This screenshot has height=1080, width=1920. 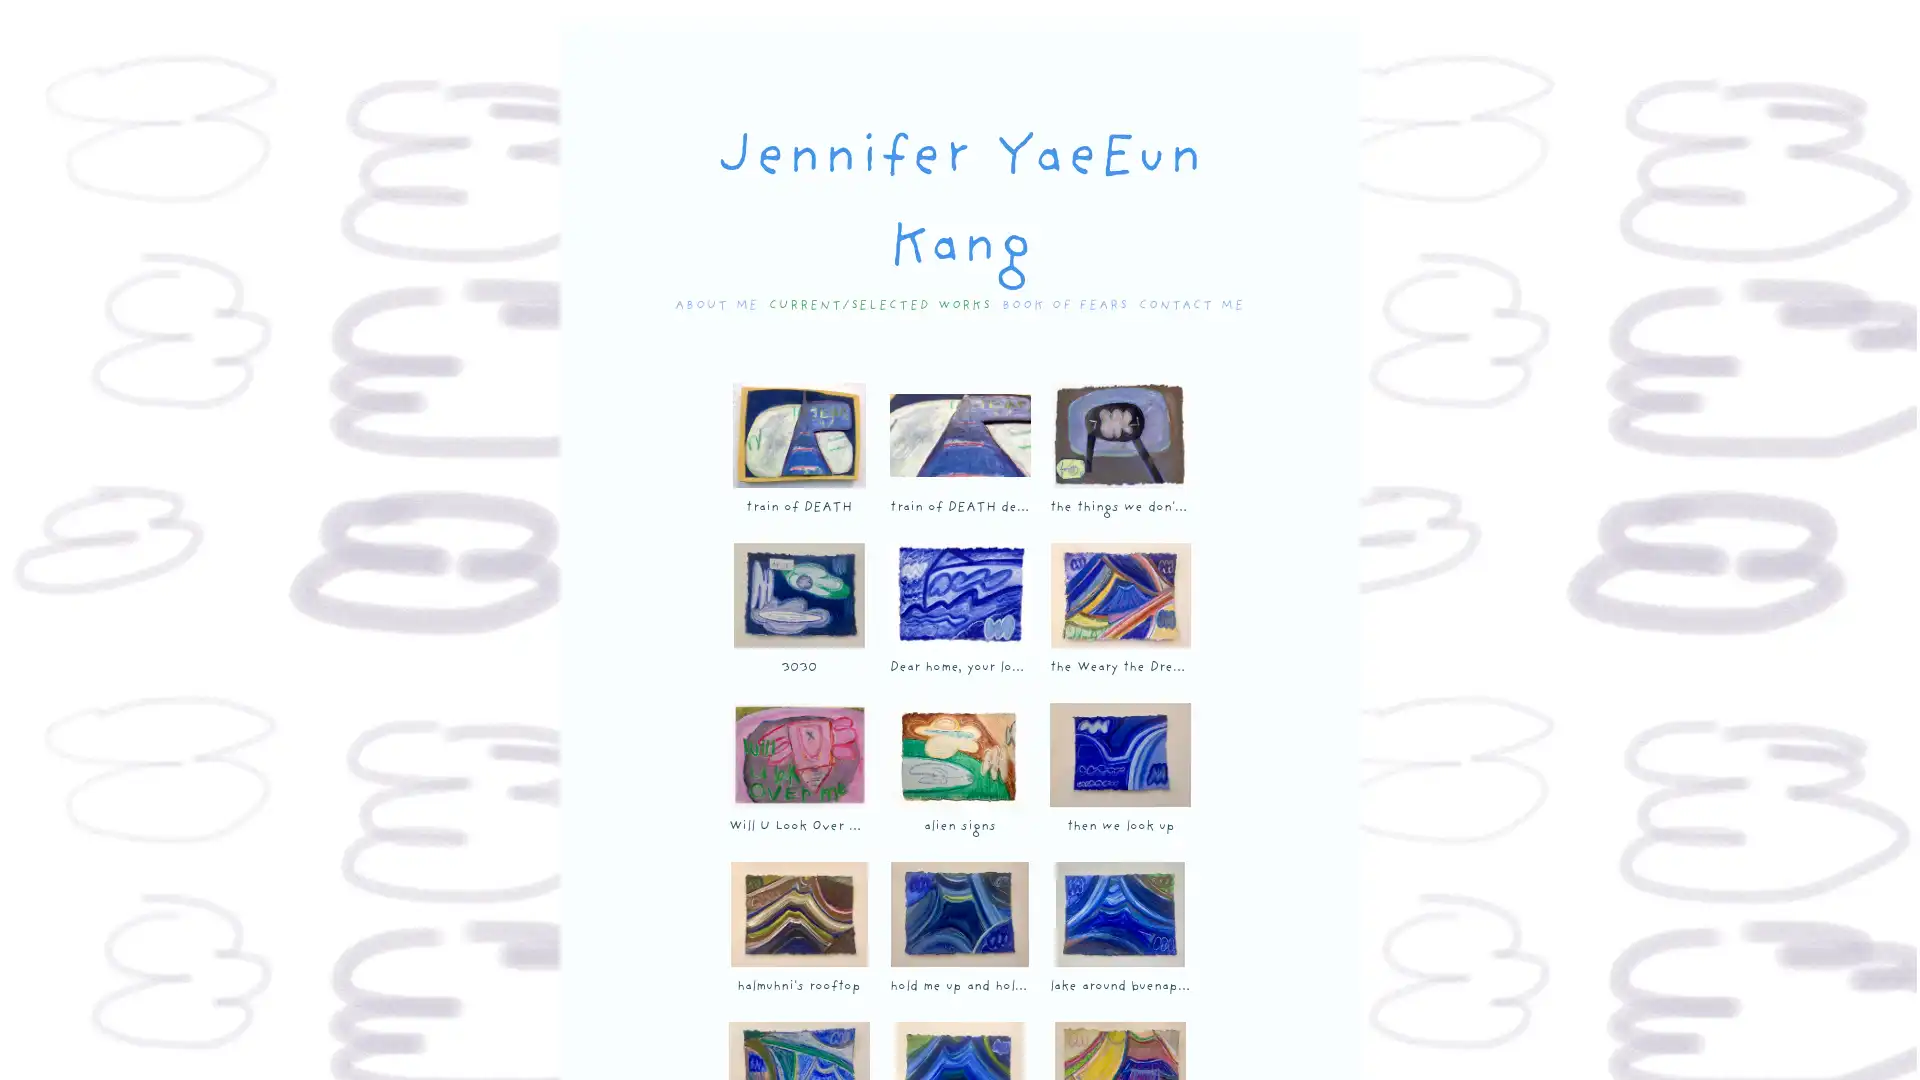 I want to click on View fullsize Dear home, your love is unchanging, so click(x=958, y=594).